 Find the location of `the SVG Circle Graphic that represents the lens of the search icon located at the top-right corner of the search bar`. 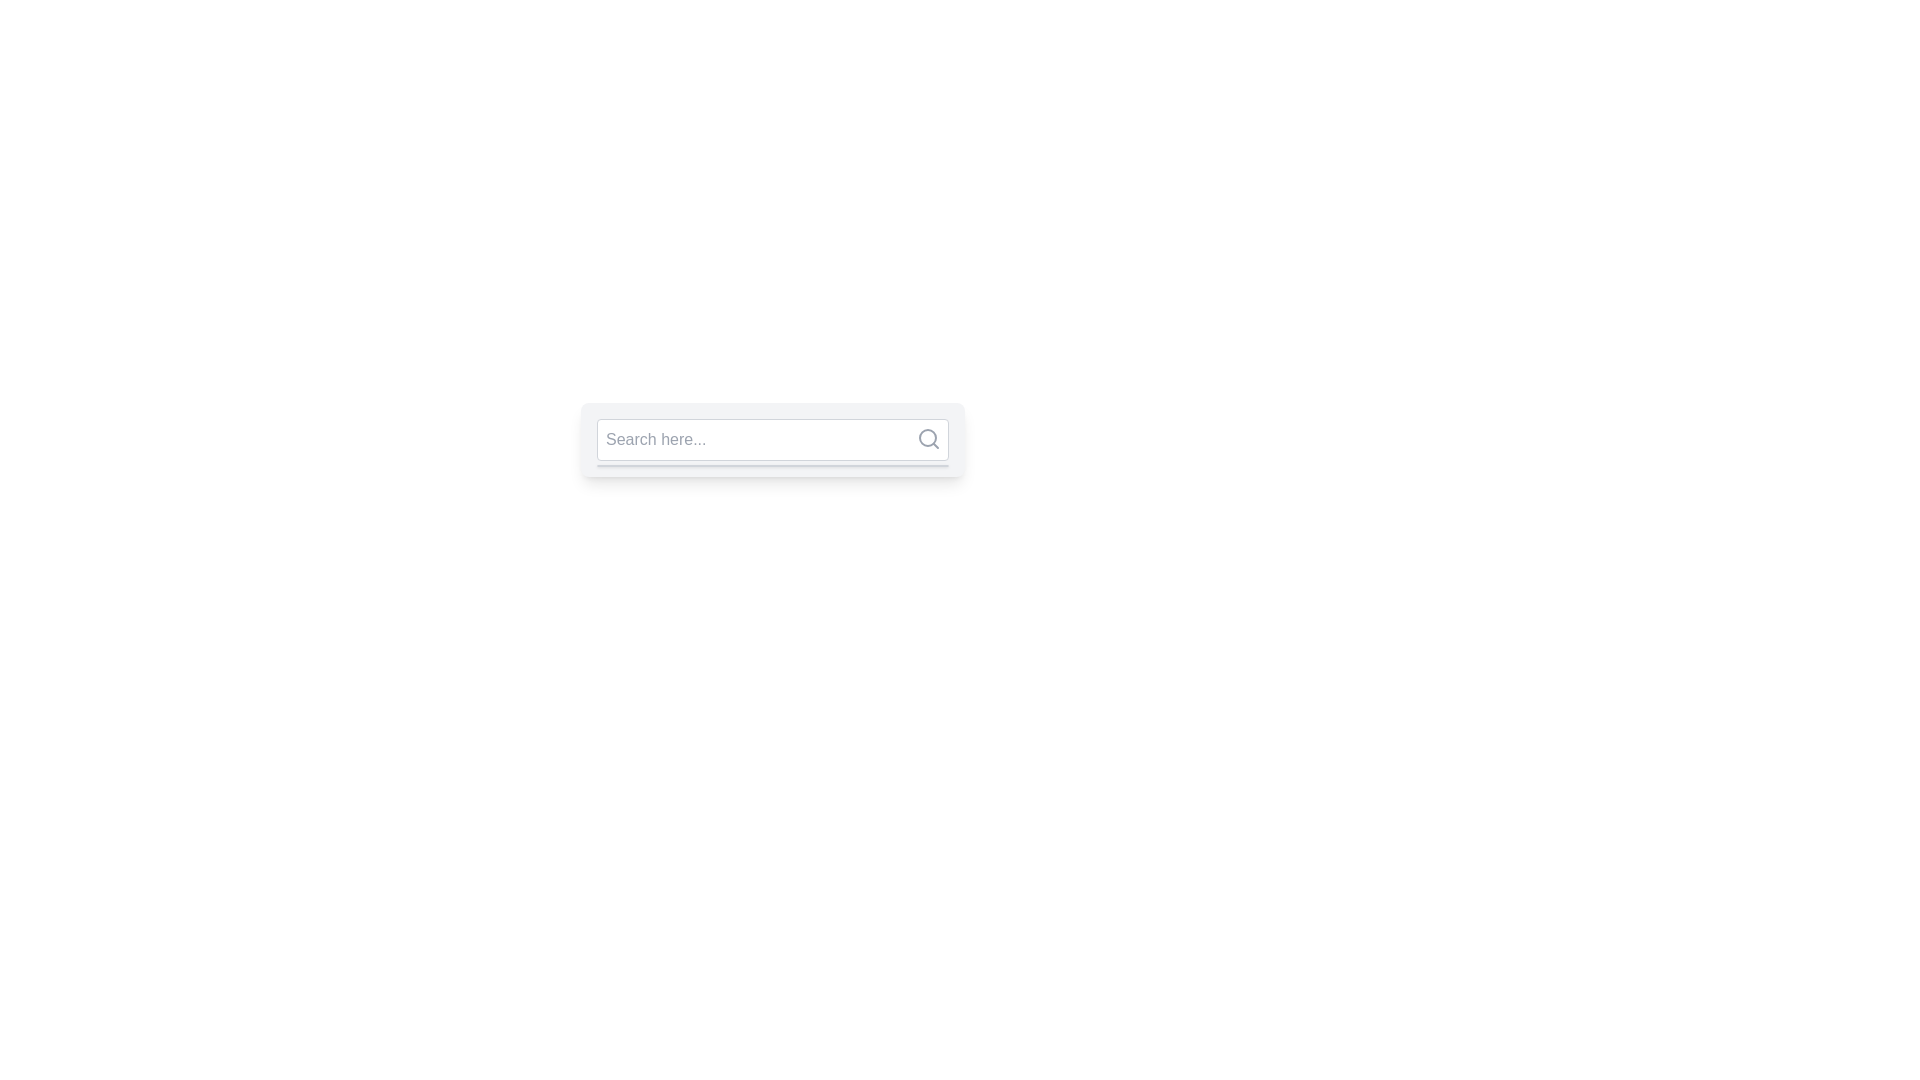

the SVG Circle Graphic that represents the lens of the search icon located at the top-right corner of the search bar is located at coordinates (926, 437).